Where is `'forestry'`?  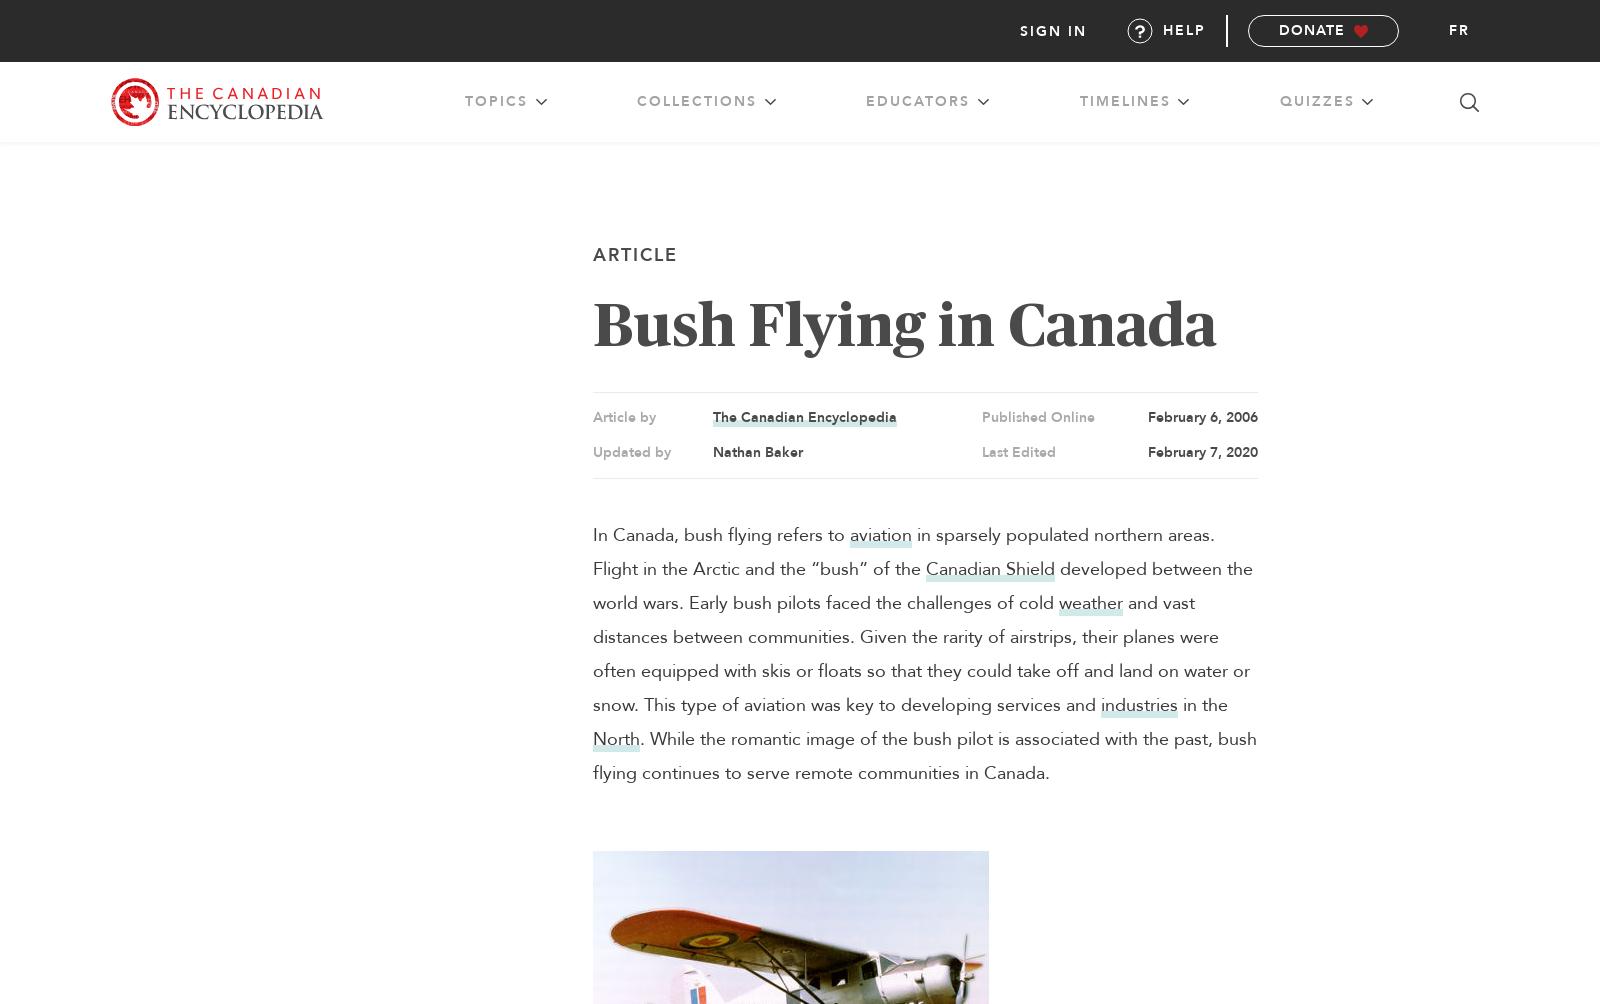
'forestry' is located at coordinates (1178, 150).